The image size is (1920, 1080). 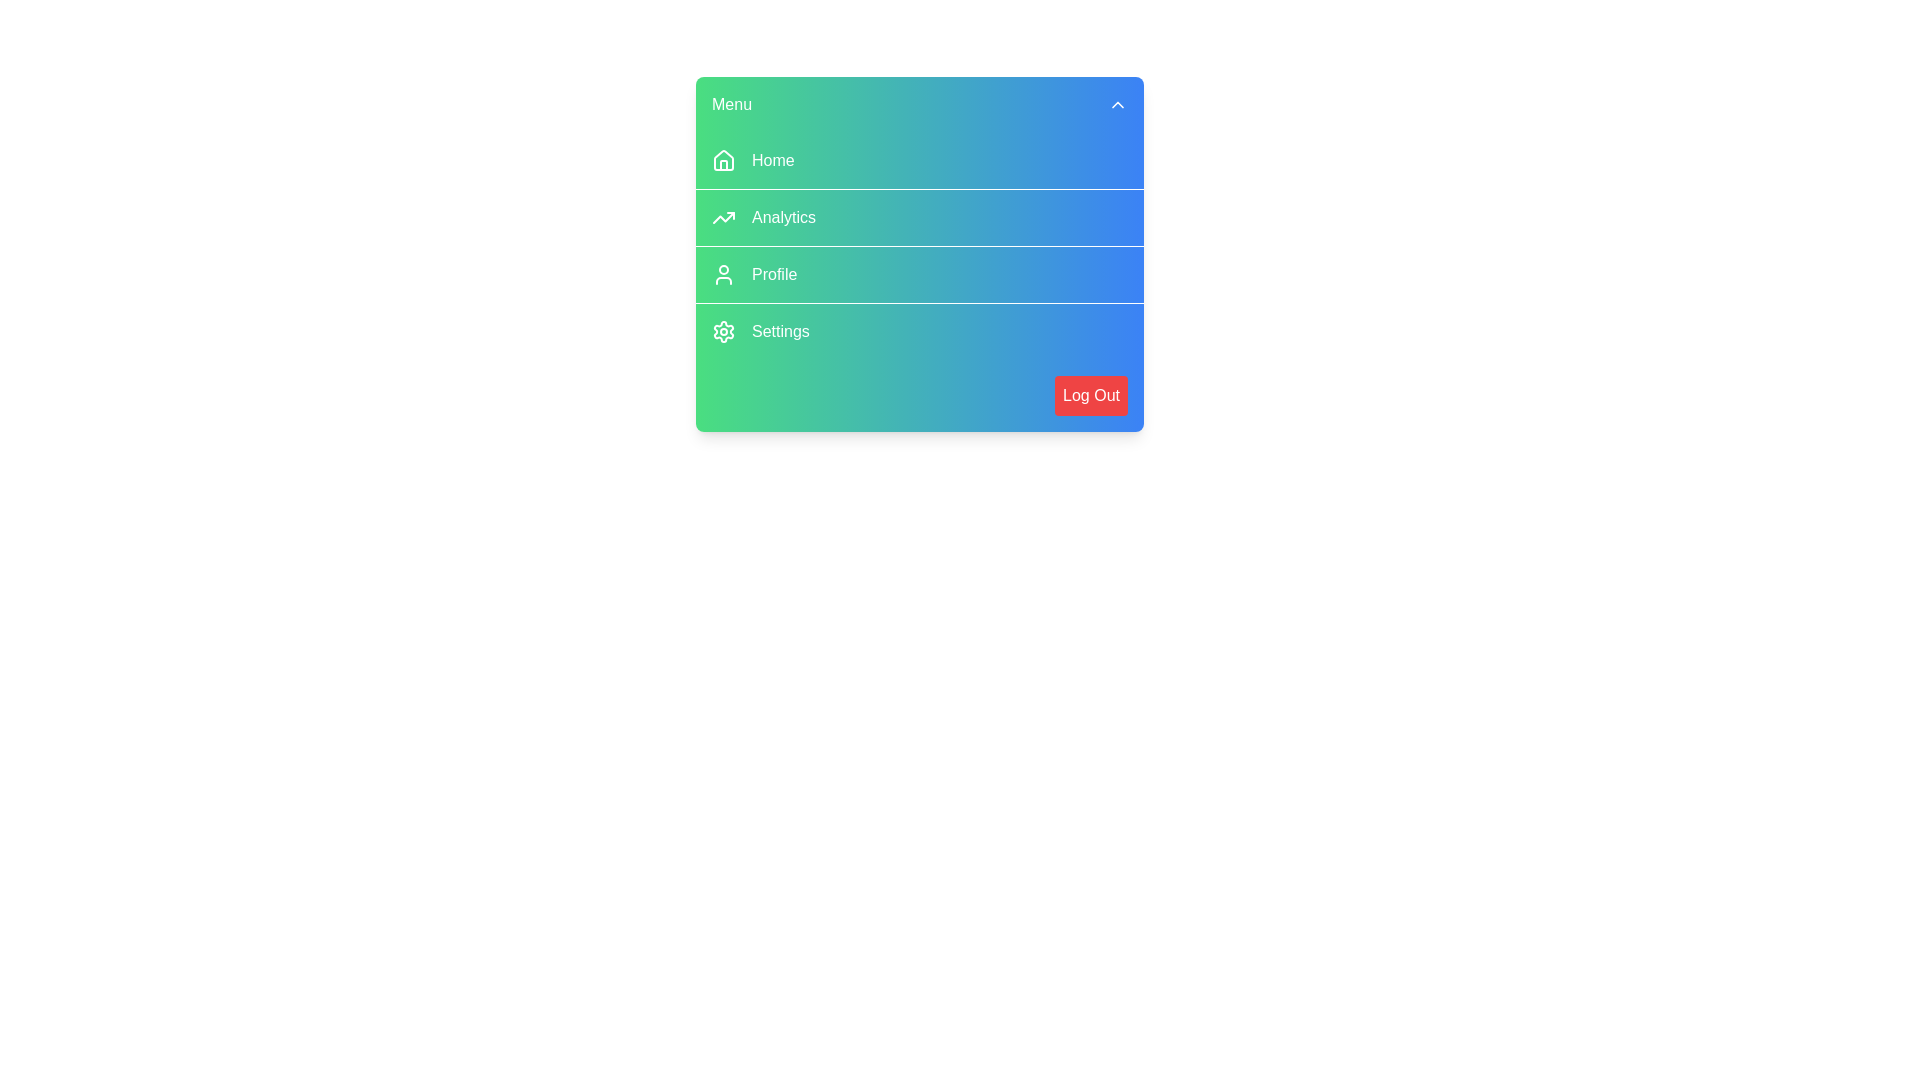 What do you see at coordinates (919, 104) in the screenshot?
I see `the toggle button at the top of the menu to close it` at bounding box center [919, 104].